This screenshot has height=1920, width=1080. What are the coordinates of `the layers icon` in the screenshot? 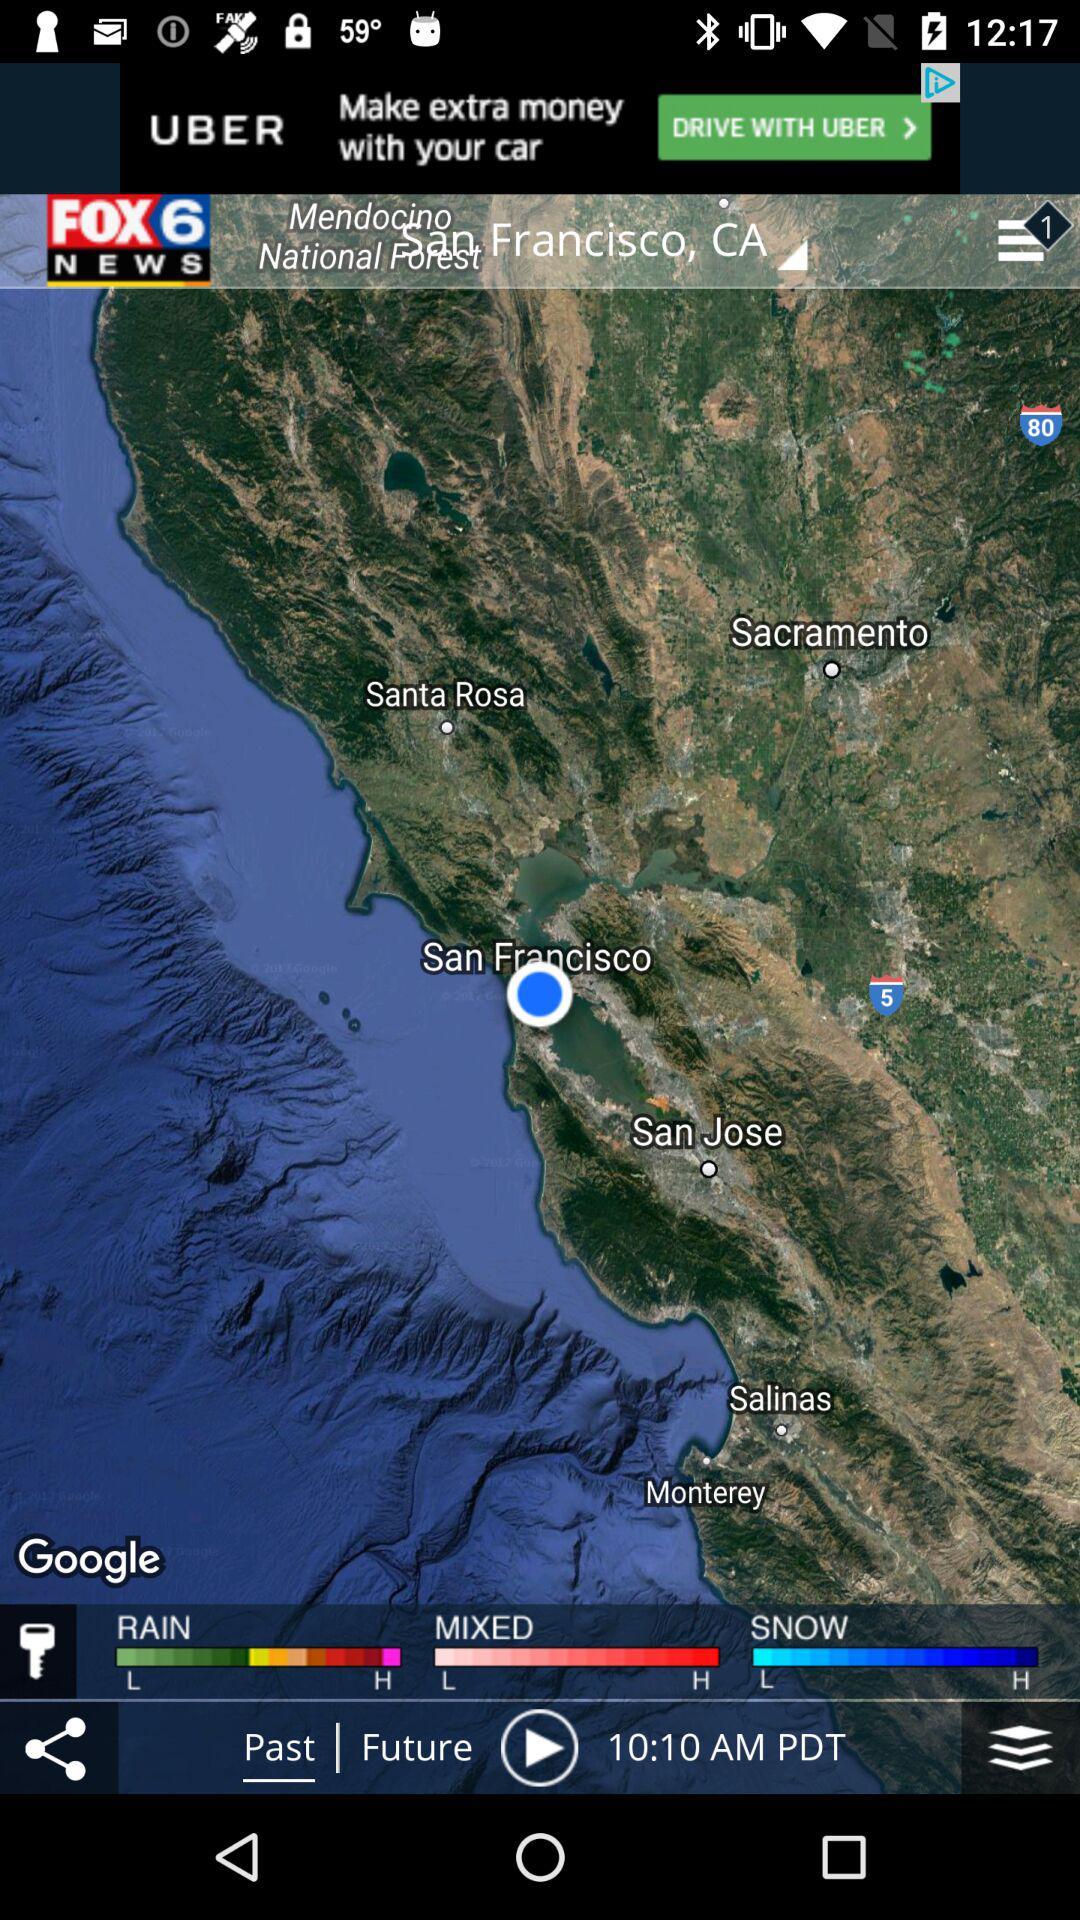 It's located at (1020, 1746).